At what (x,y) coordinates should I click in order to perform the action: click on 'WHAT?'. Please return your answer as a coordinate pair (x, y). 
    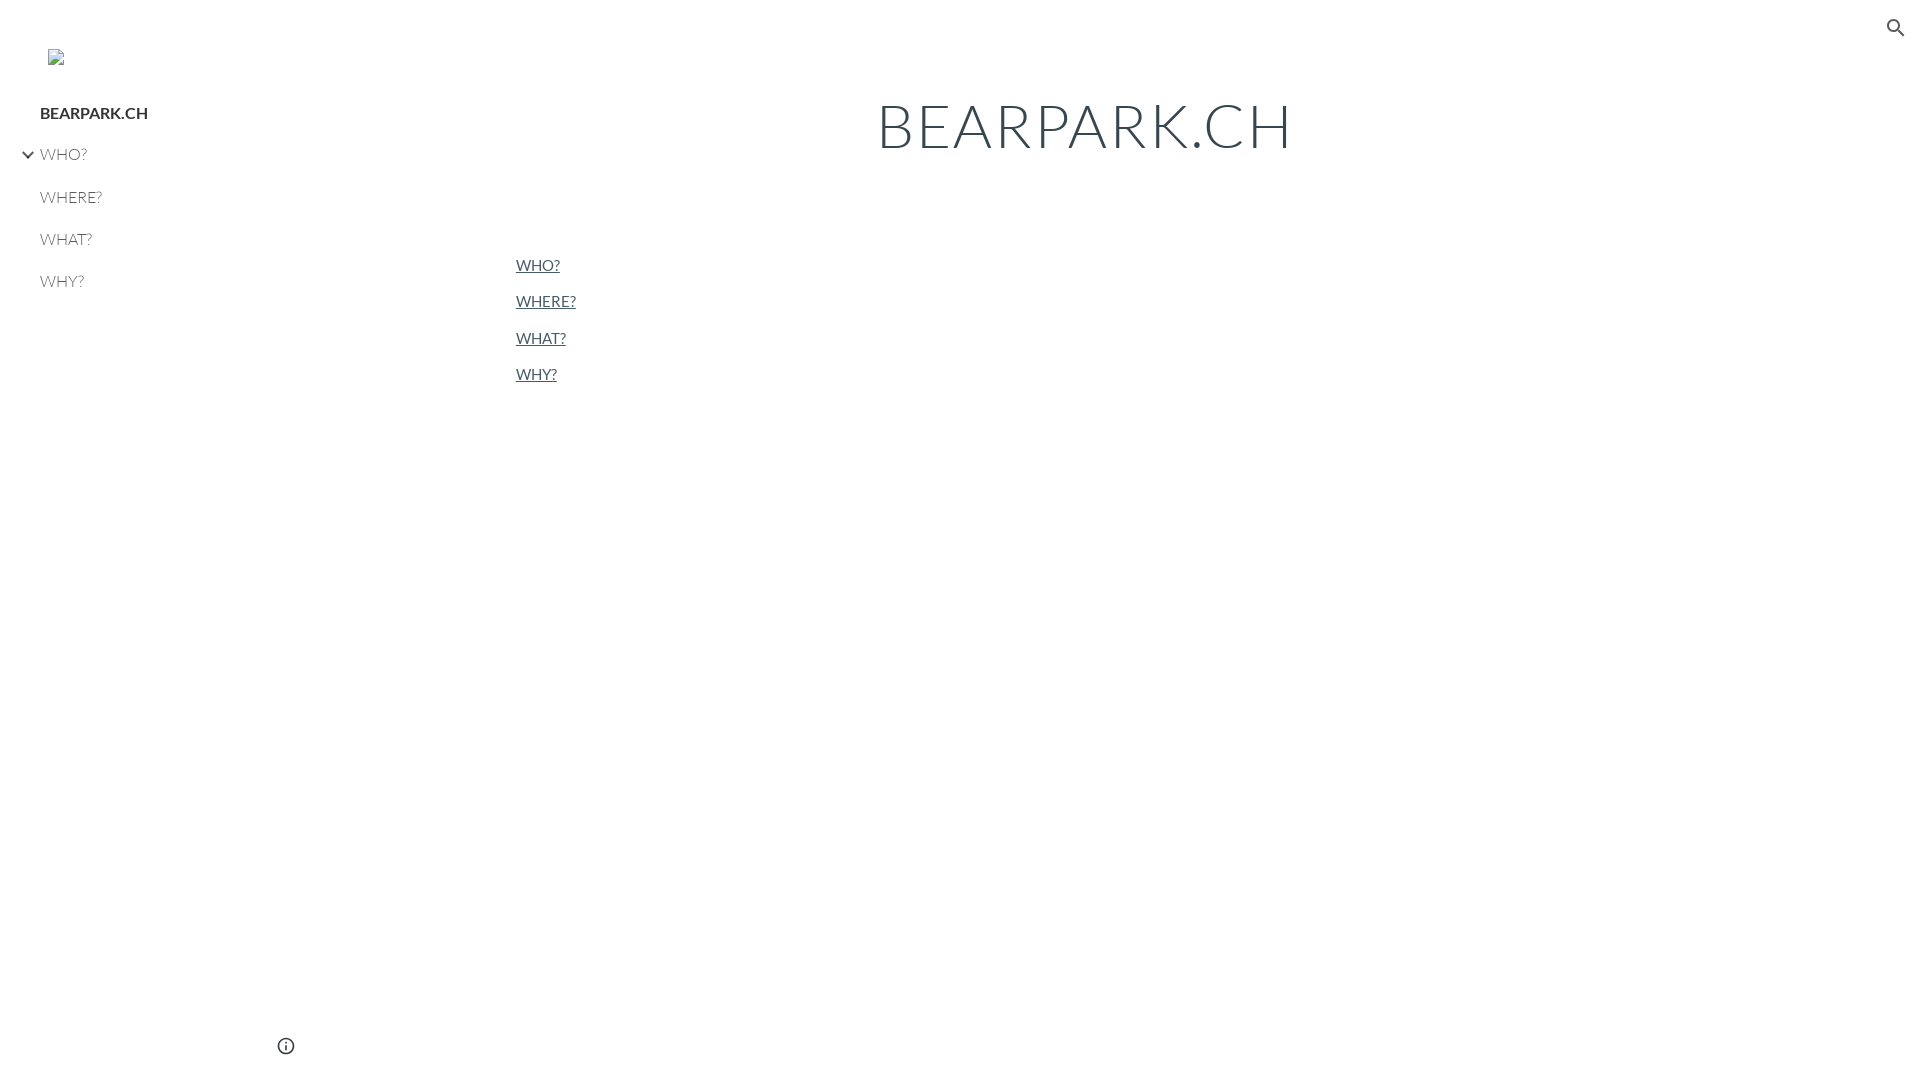
    Looking at the image, I should click on (541, 337).